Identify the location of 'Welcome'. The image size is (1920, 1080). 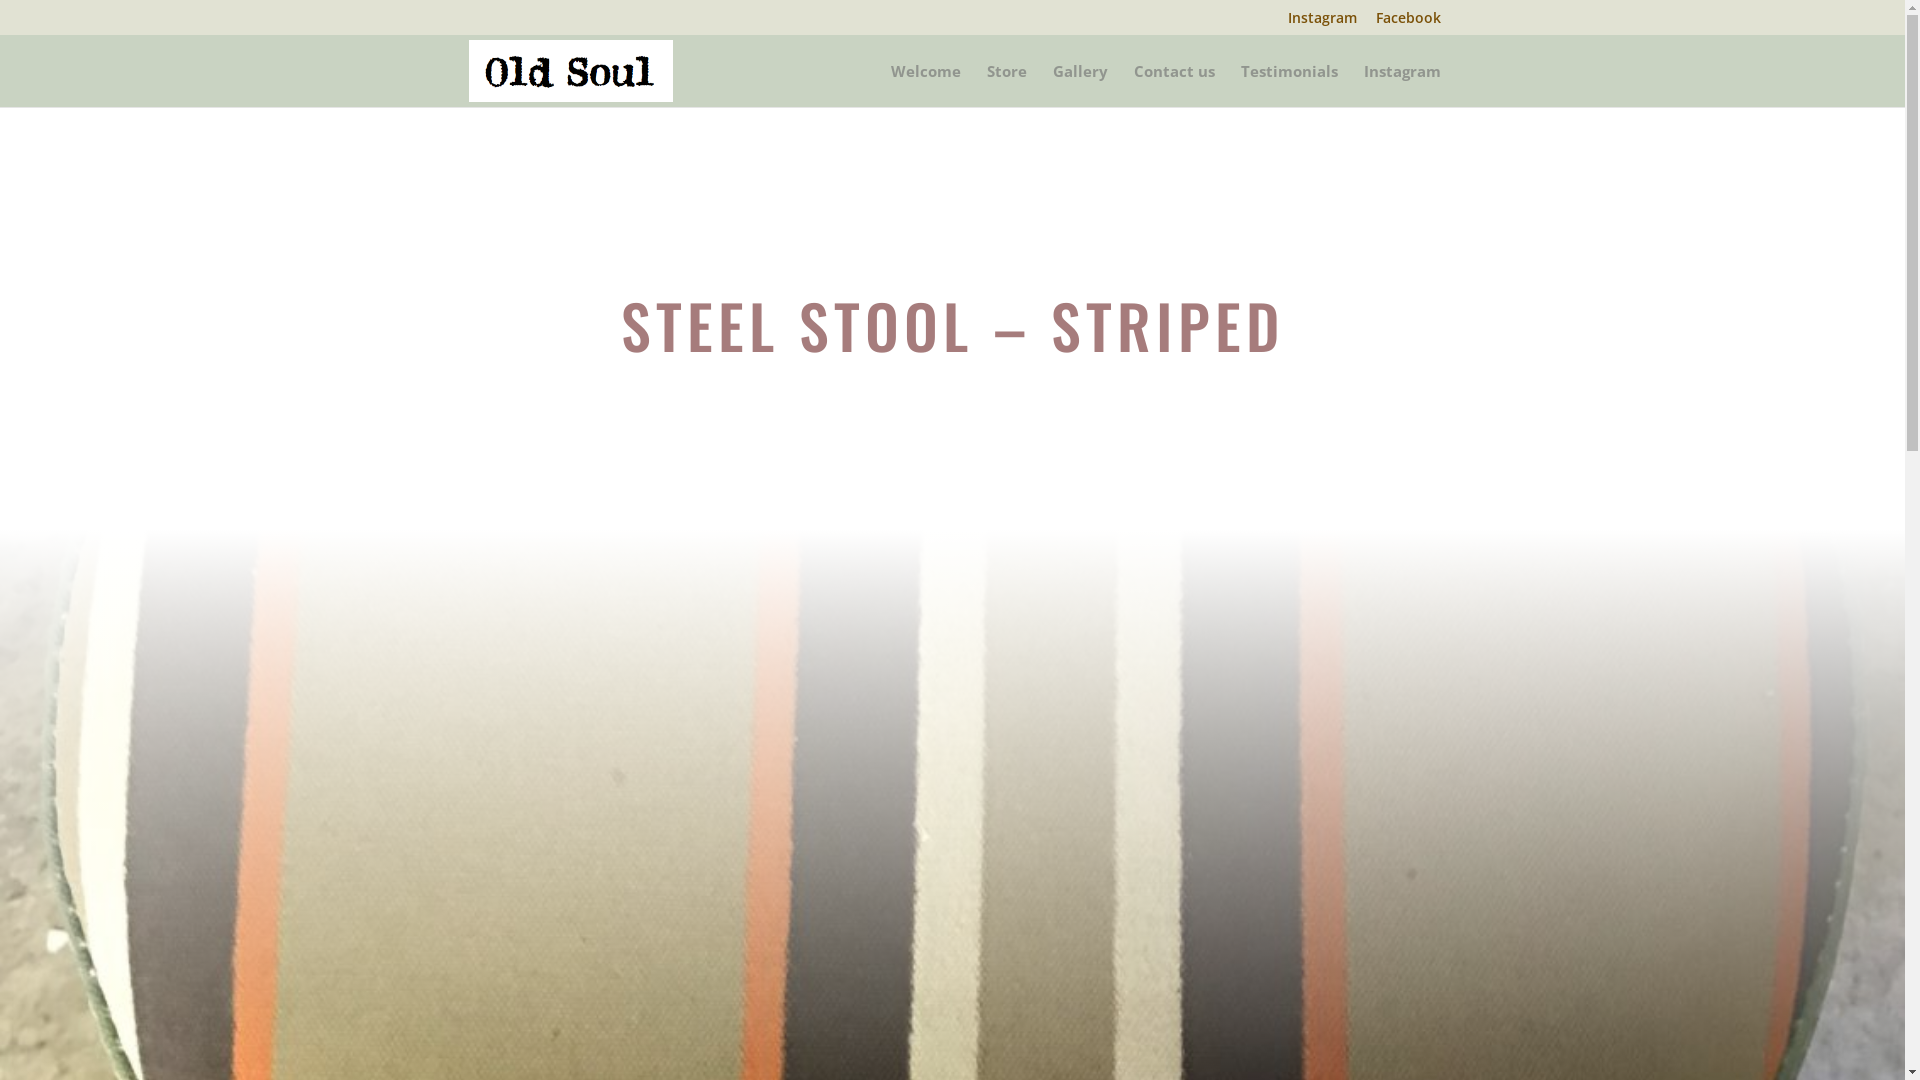
(888, 84).